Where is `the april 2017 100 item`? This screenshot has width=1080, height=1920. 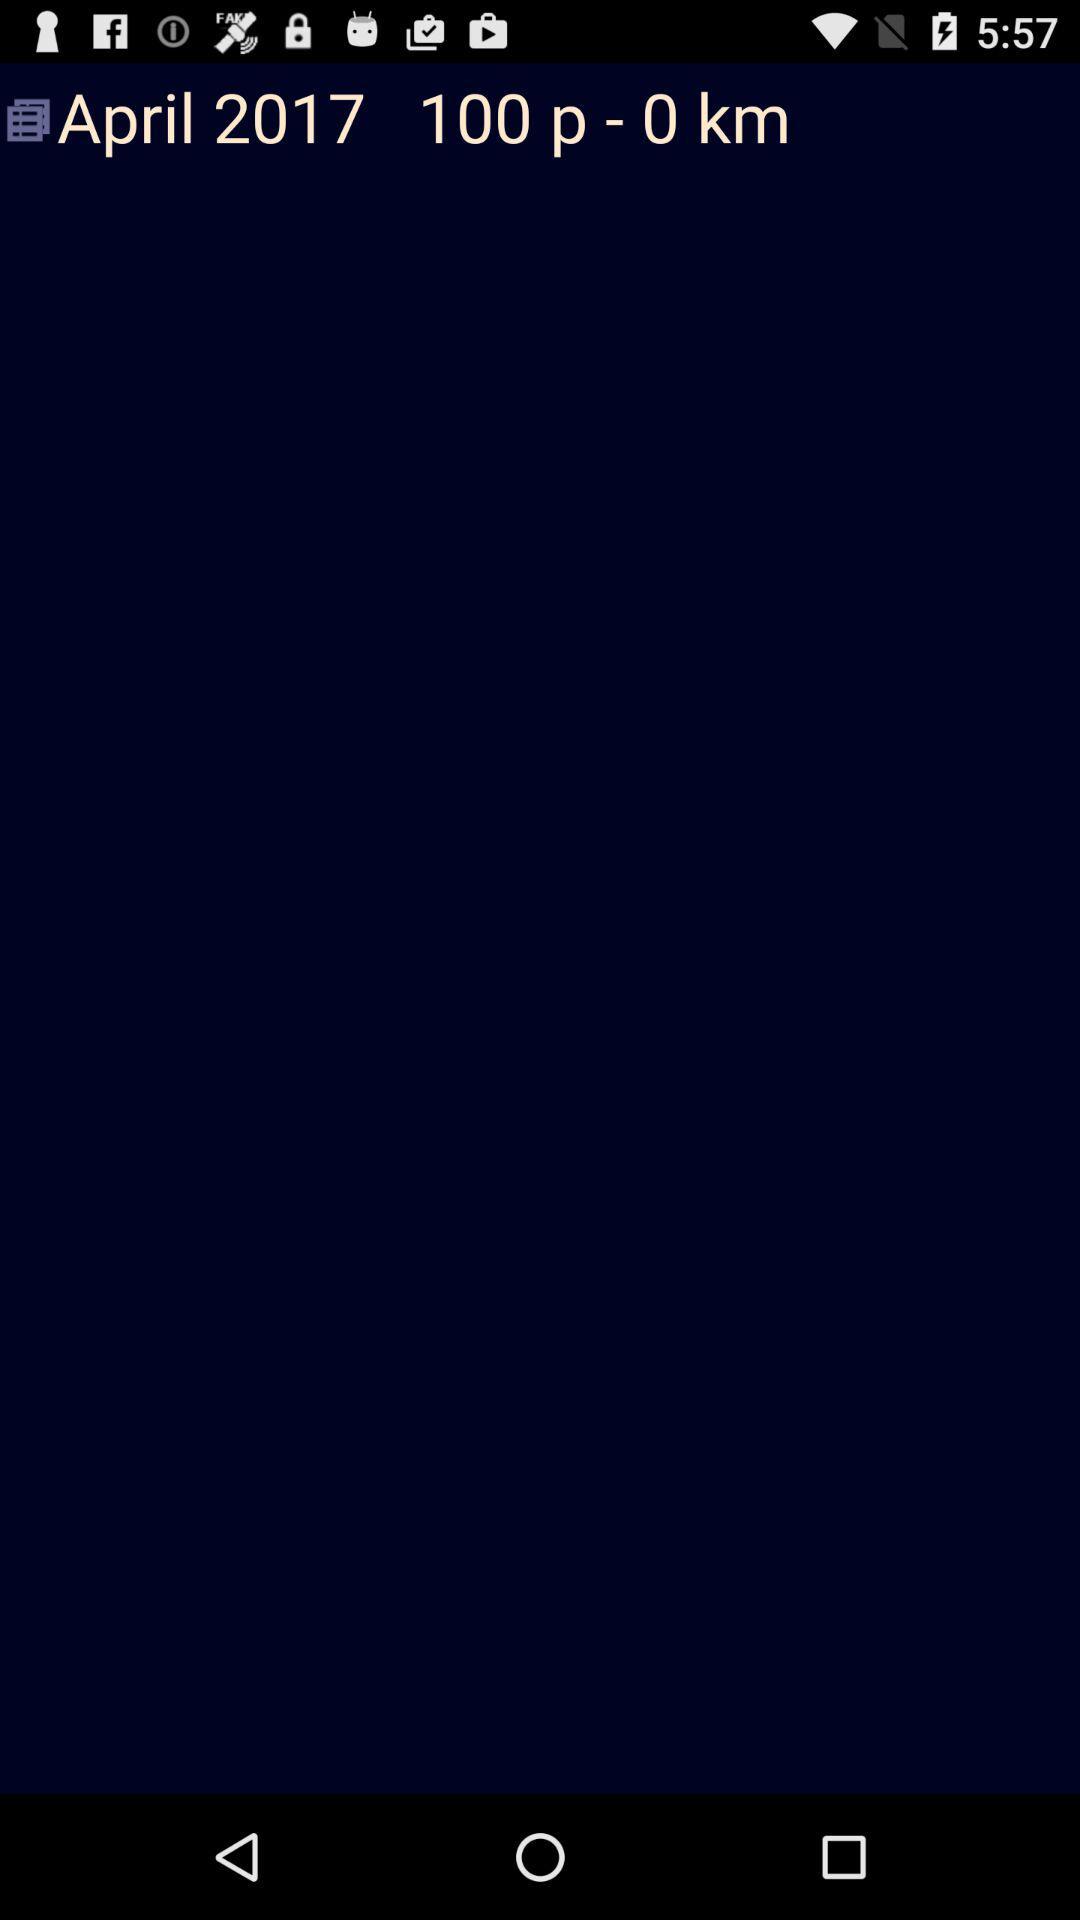
the april 2017 100 item is located at coordinates (540, 119).